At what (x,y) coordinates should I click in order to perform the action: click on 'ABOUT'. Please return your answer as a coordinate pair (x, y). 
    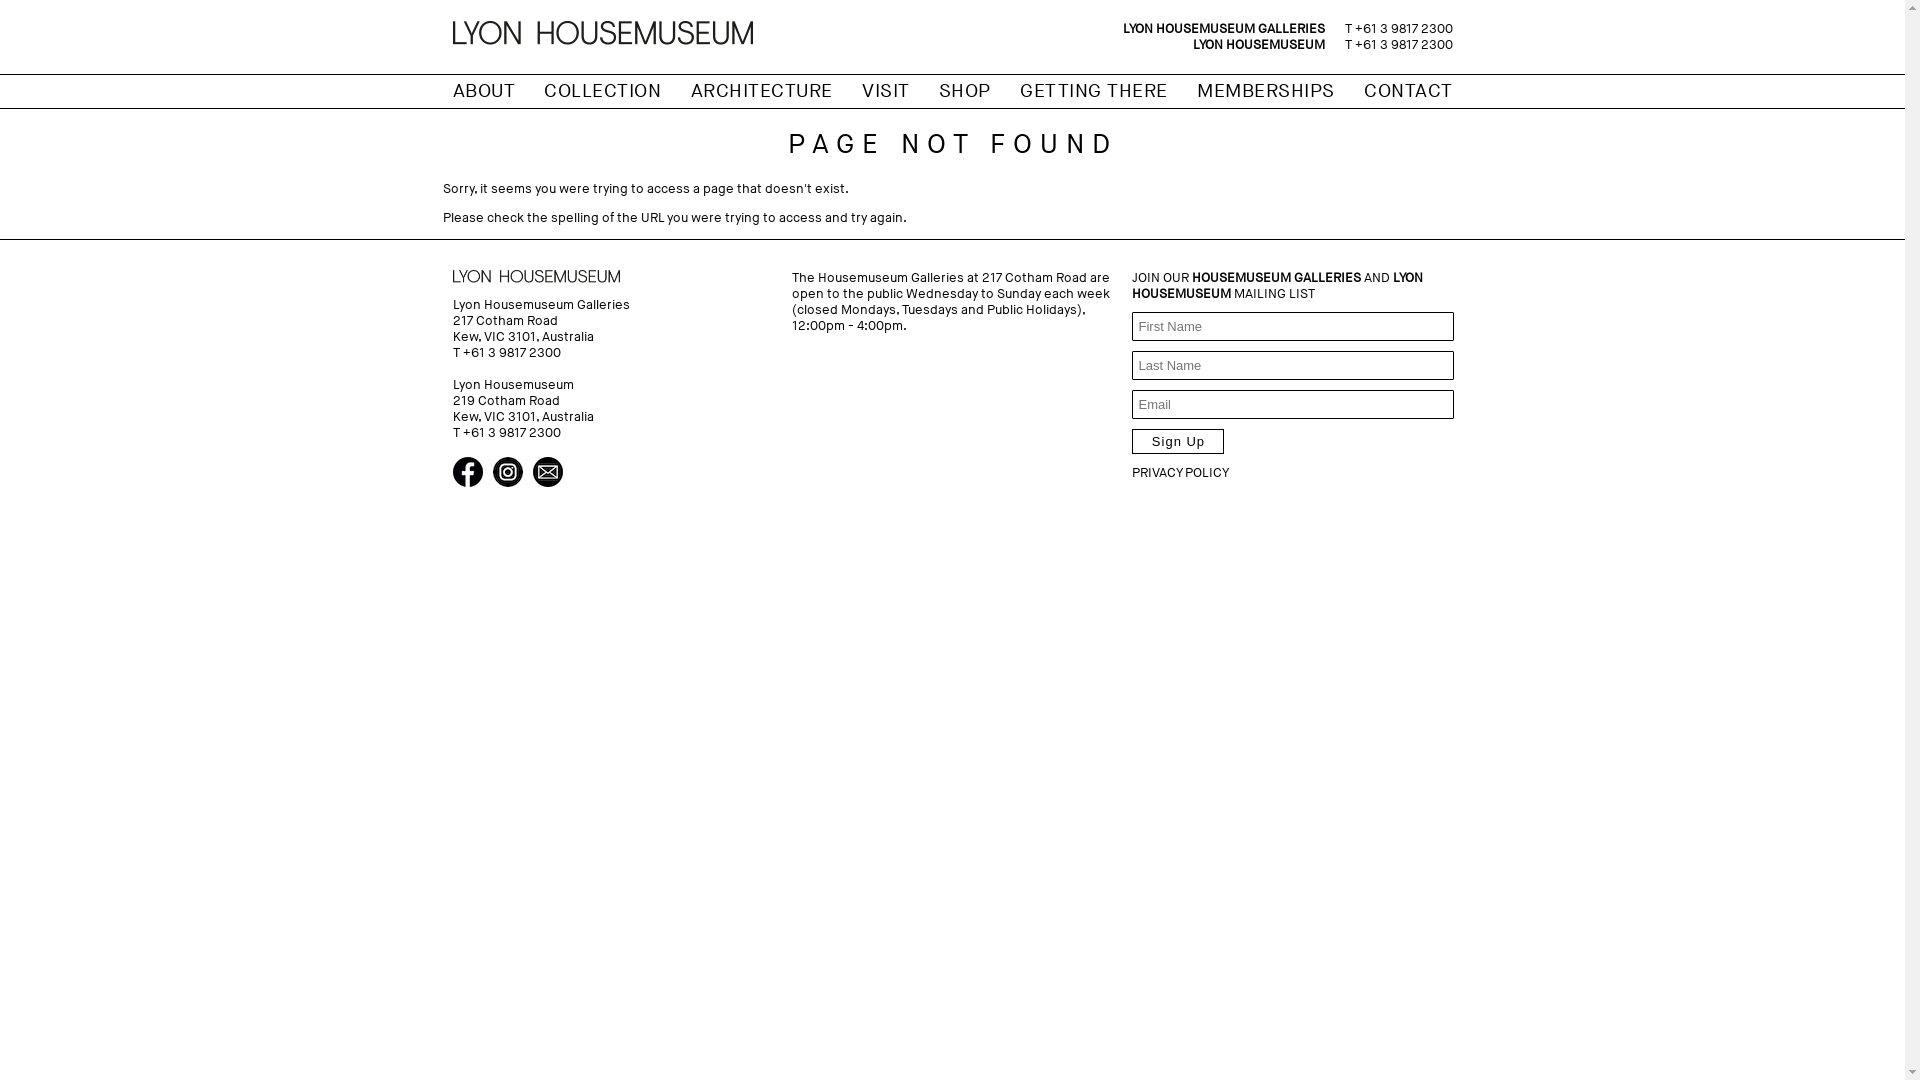
    Looking at the image, I should click on (483, 91).